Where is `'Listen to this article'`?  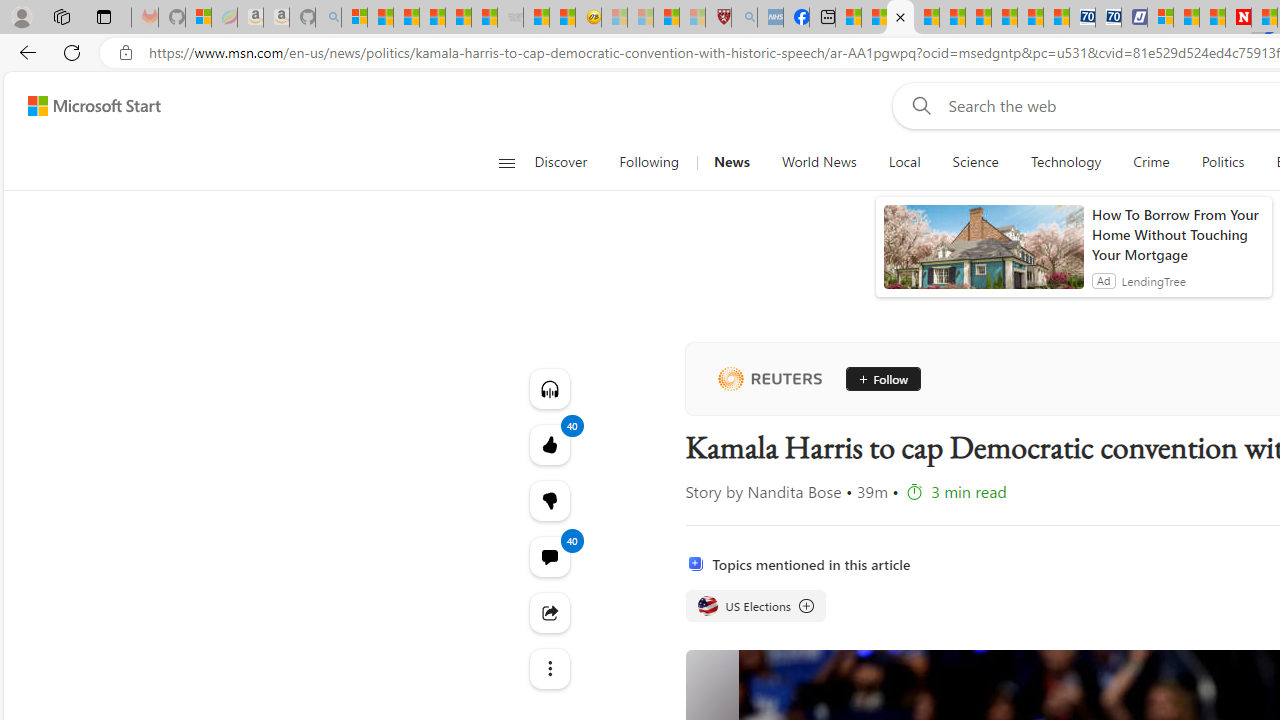
'Listen to this article' is located at coordinates (549, 388).